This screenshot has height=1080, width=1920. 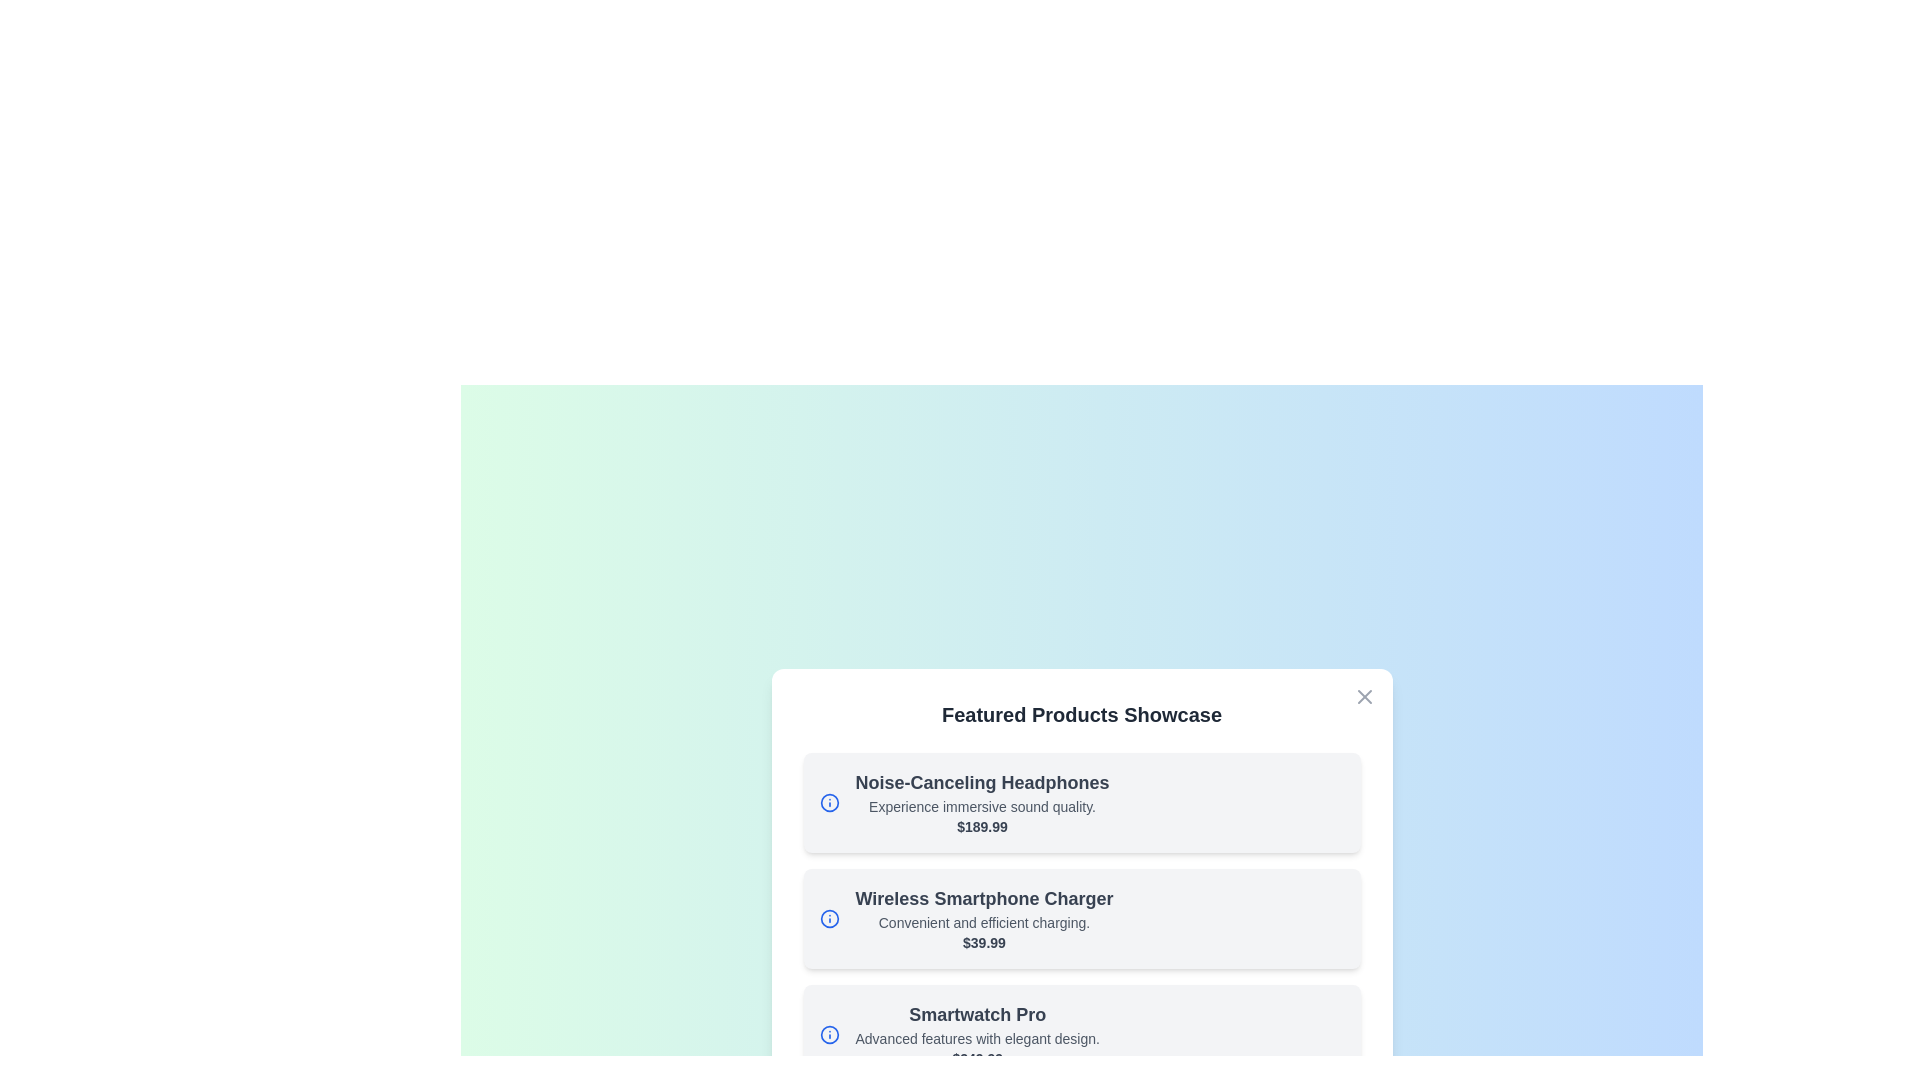 What do you see at coordinates (99, 100) in the screenshot?
I see `the background gradient area to close the dialog` at bounding box center [99, 100].